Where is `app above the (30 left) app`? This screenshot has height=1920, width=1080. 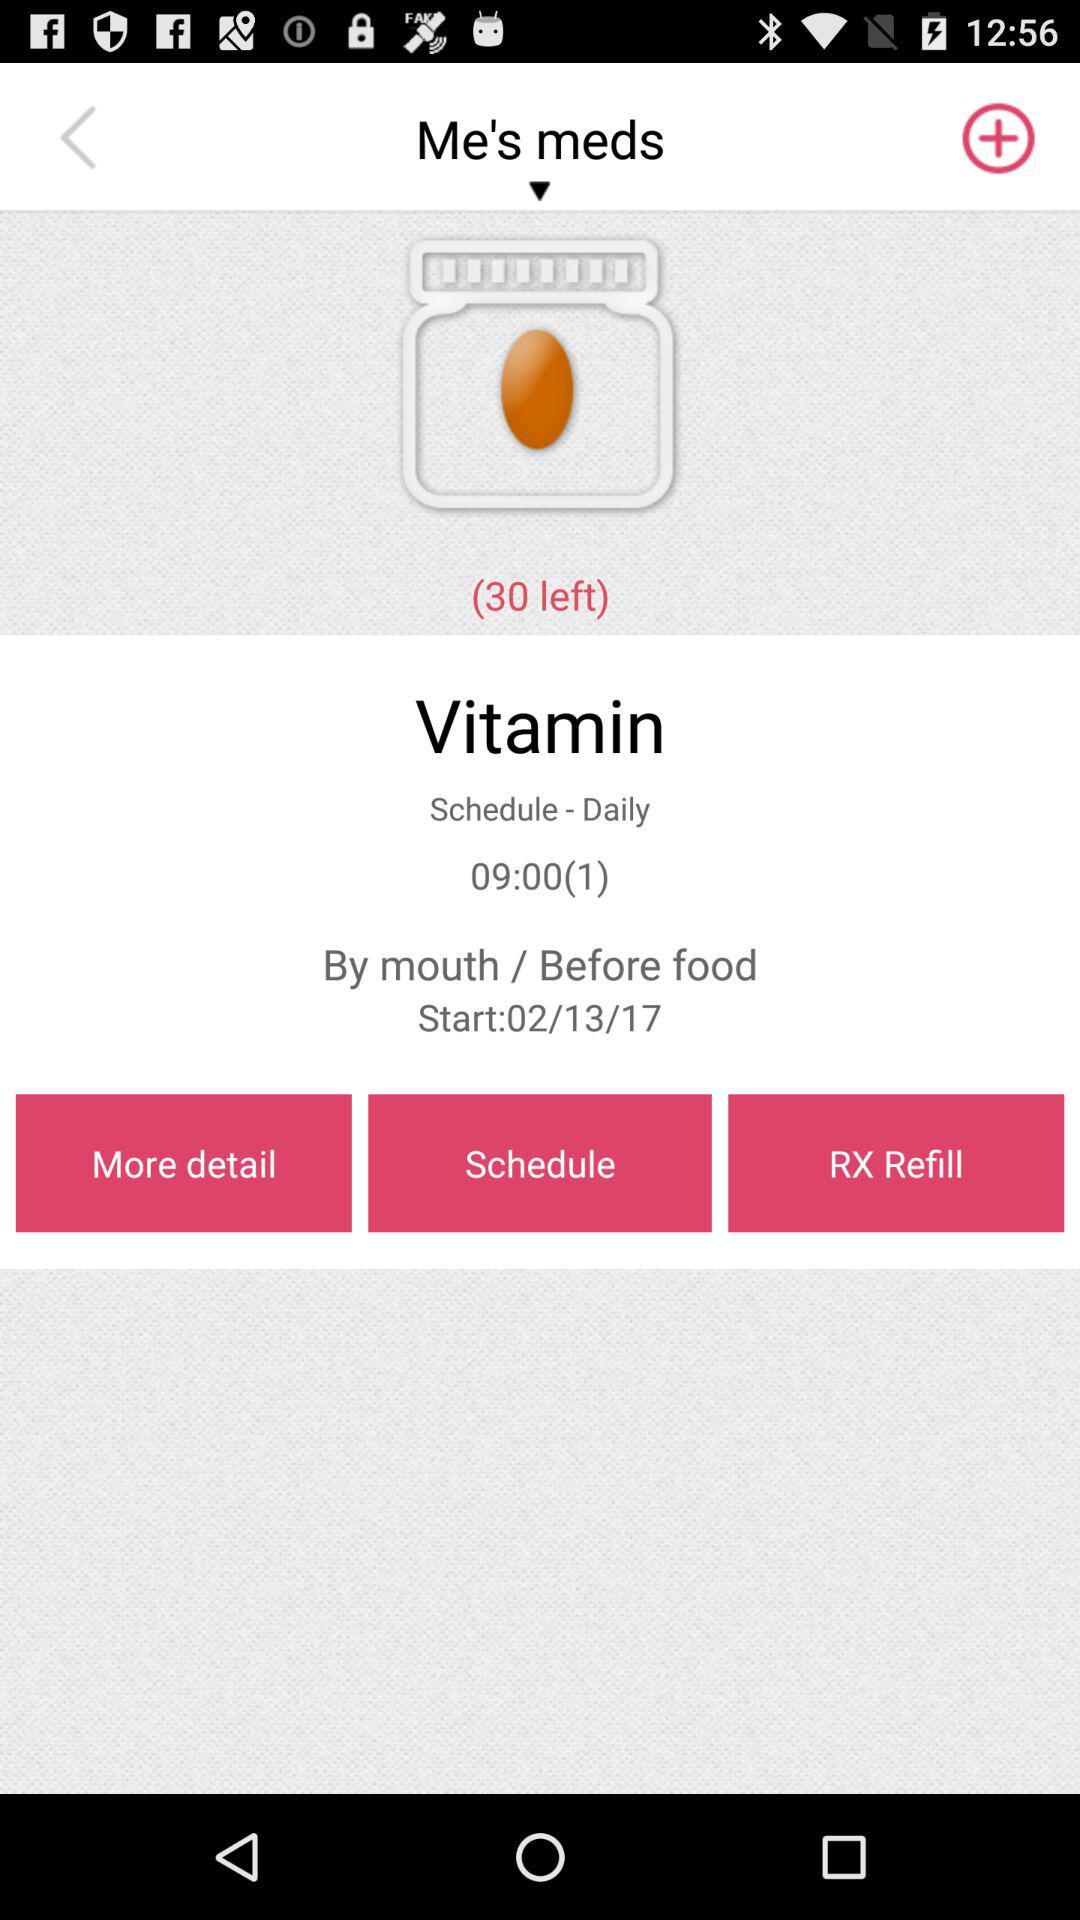 app above the (30 left) app is located at coordinates (996, 137).